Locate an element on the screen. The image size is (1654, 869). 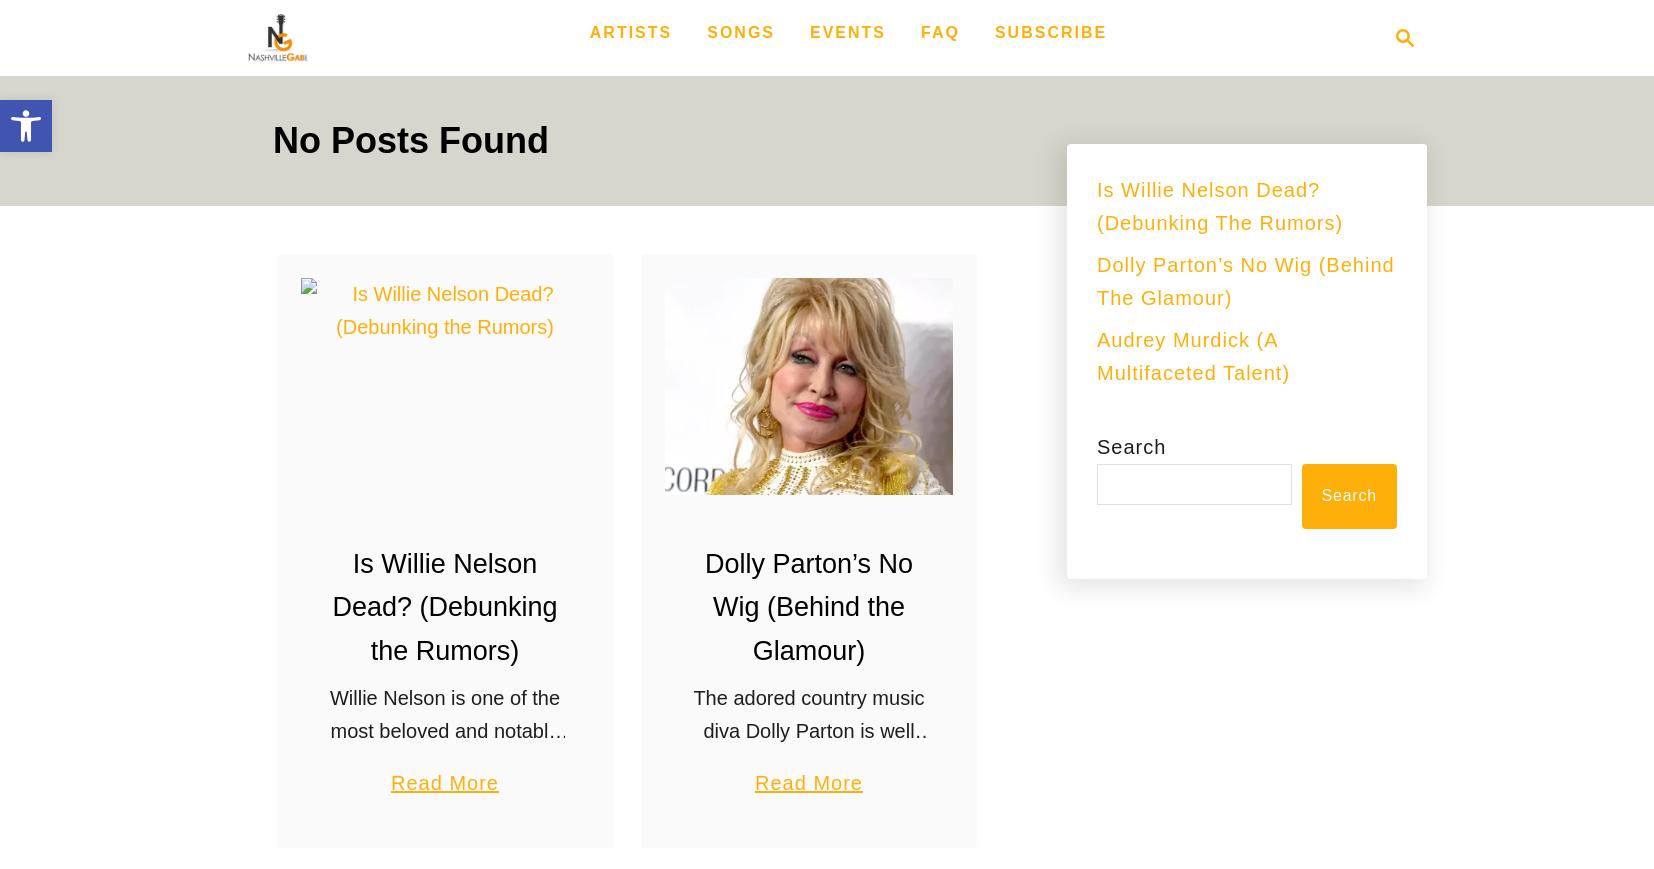
'No Posts Found' is located at coordinates (409, 139).